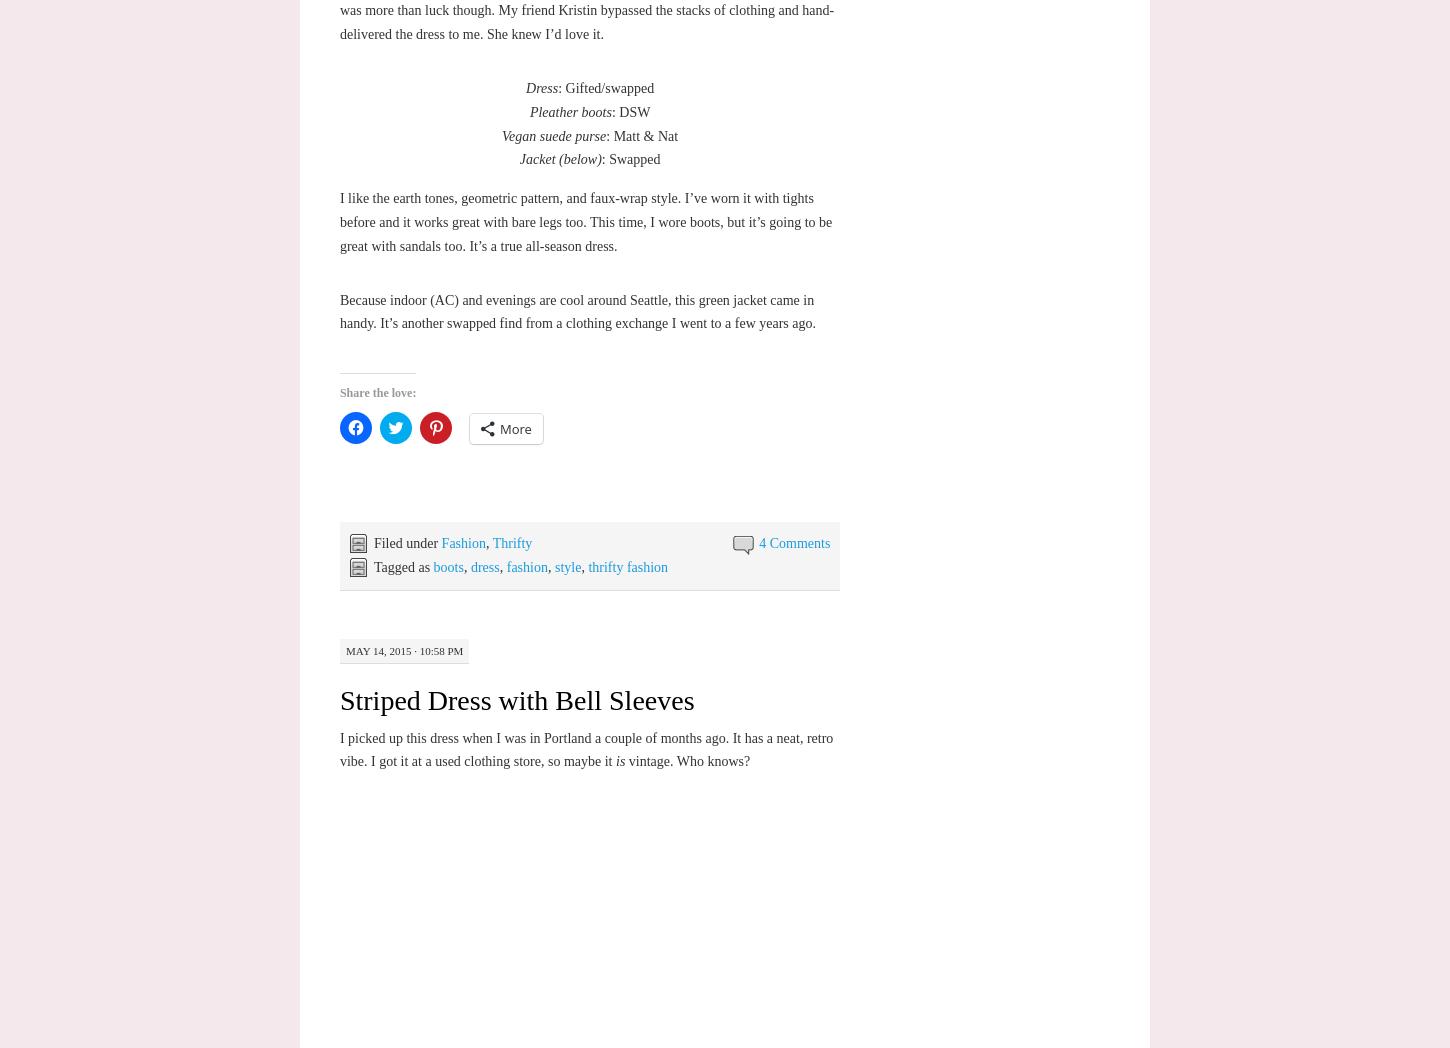 This screenshot has width=1450, height=1048. I want to click on 'May 14, 2015 · 10:58 pm', so click(402, 648).